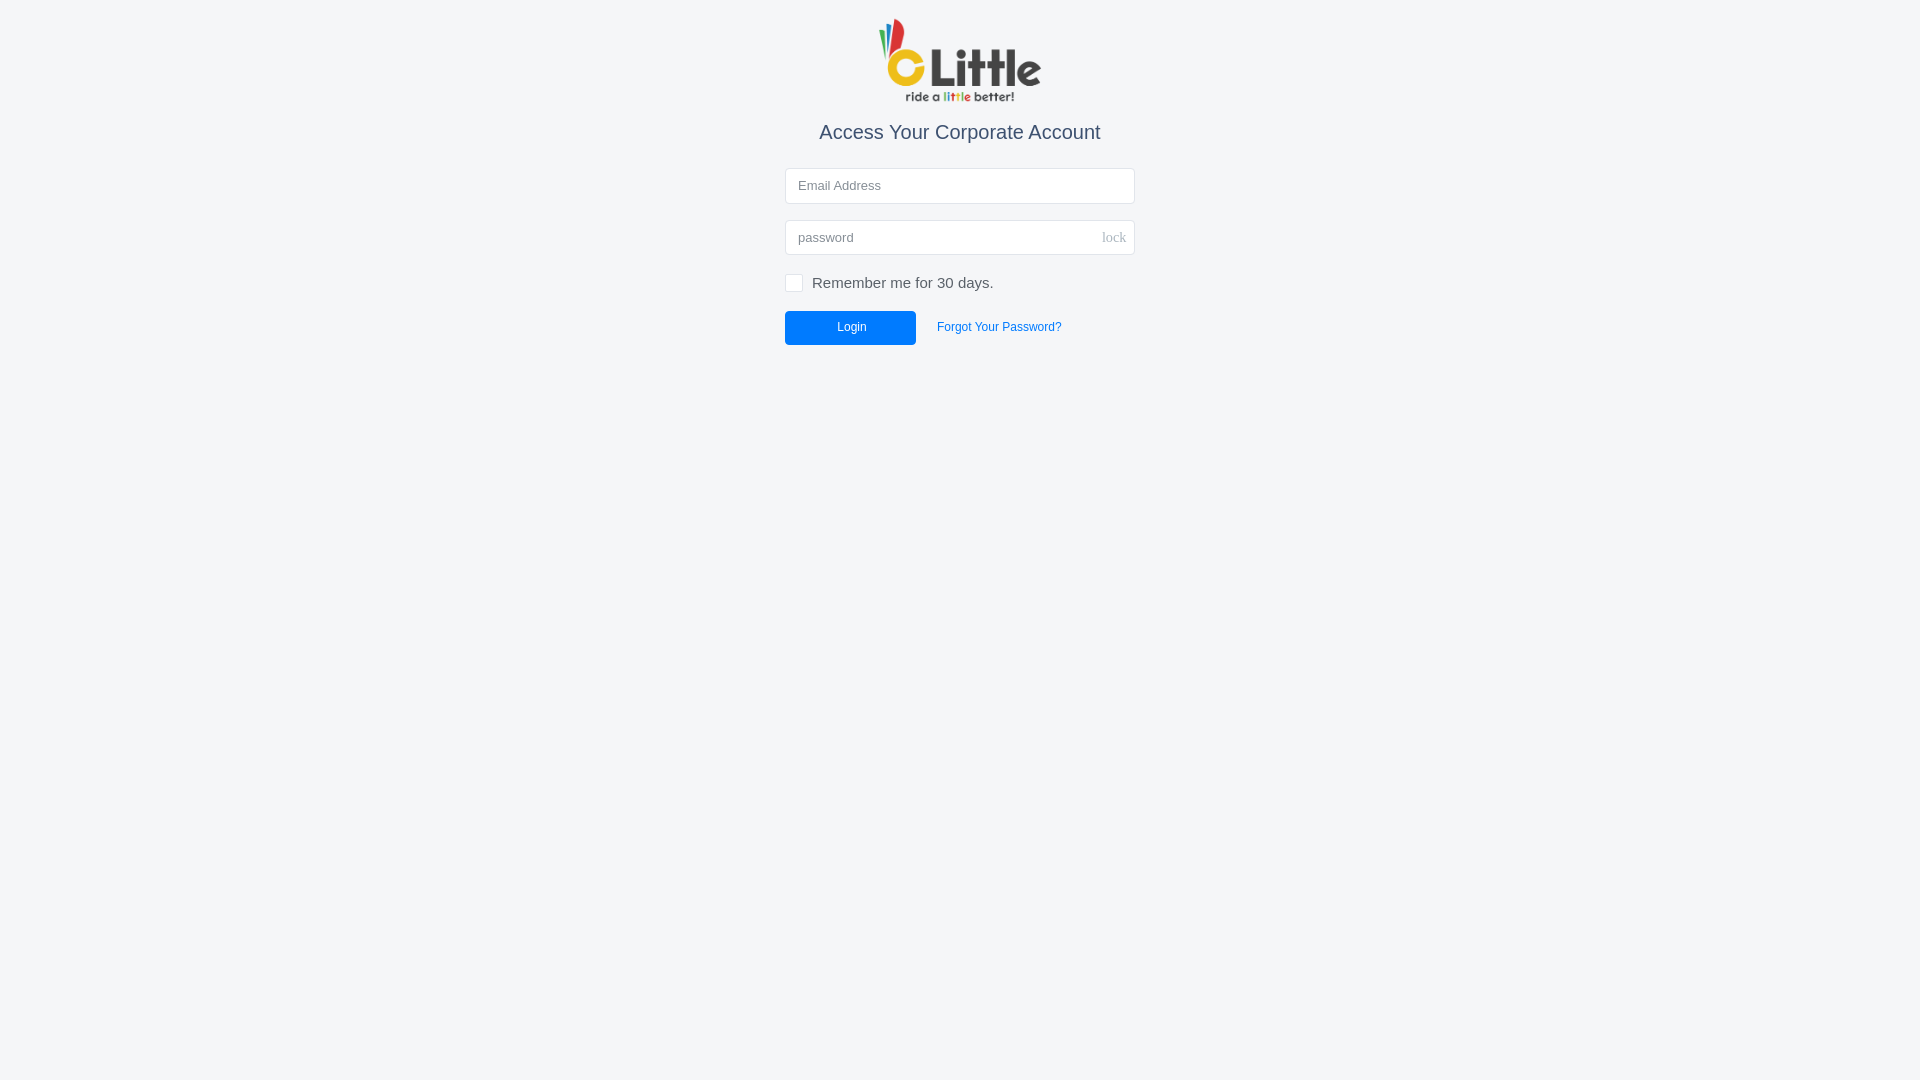  What do you see at coordinates (850, 326) in the screenshot?
I see `'Login'` at bounding box center [850, 326].